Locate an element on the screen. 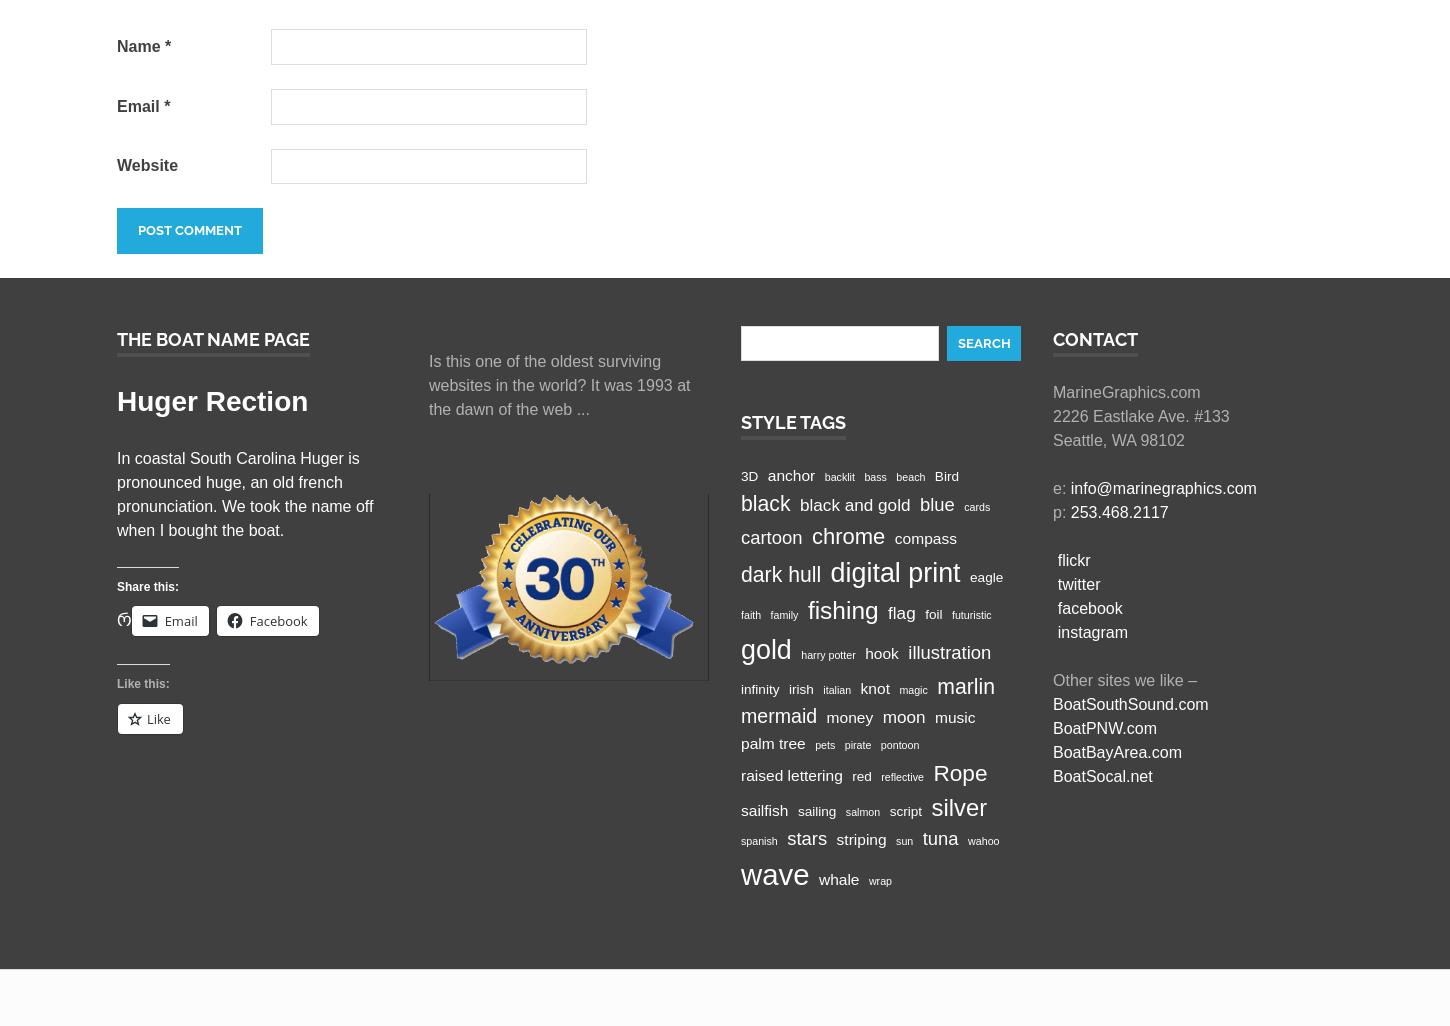  'money' is located at coordinates (848, 716).